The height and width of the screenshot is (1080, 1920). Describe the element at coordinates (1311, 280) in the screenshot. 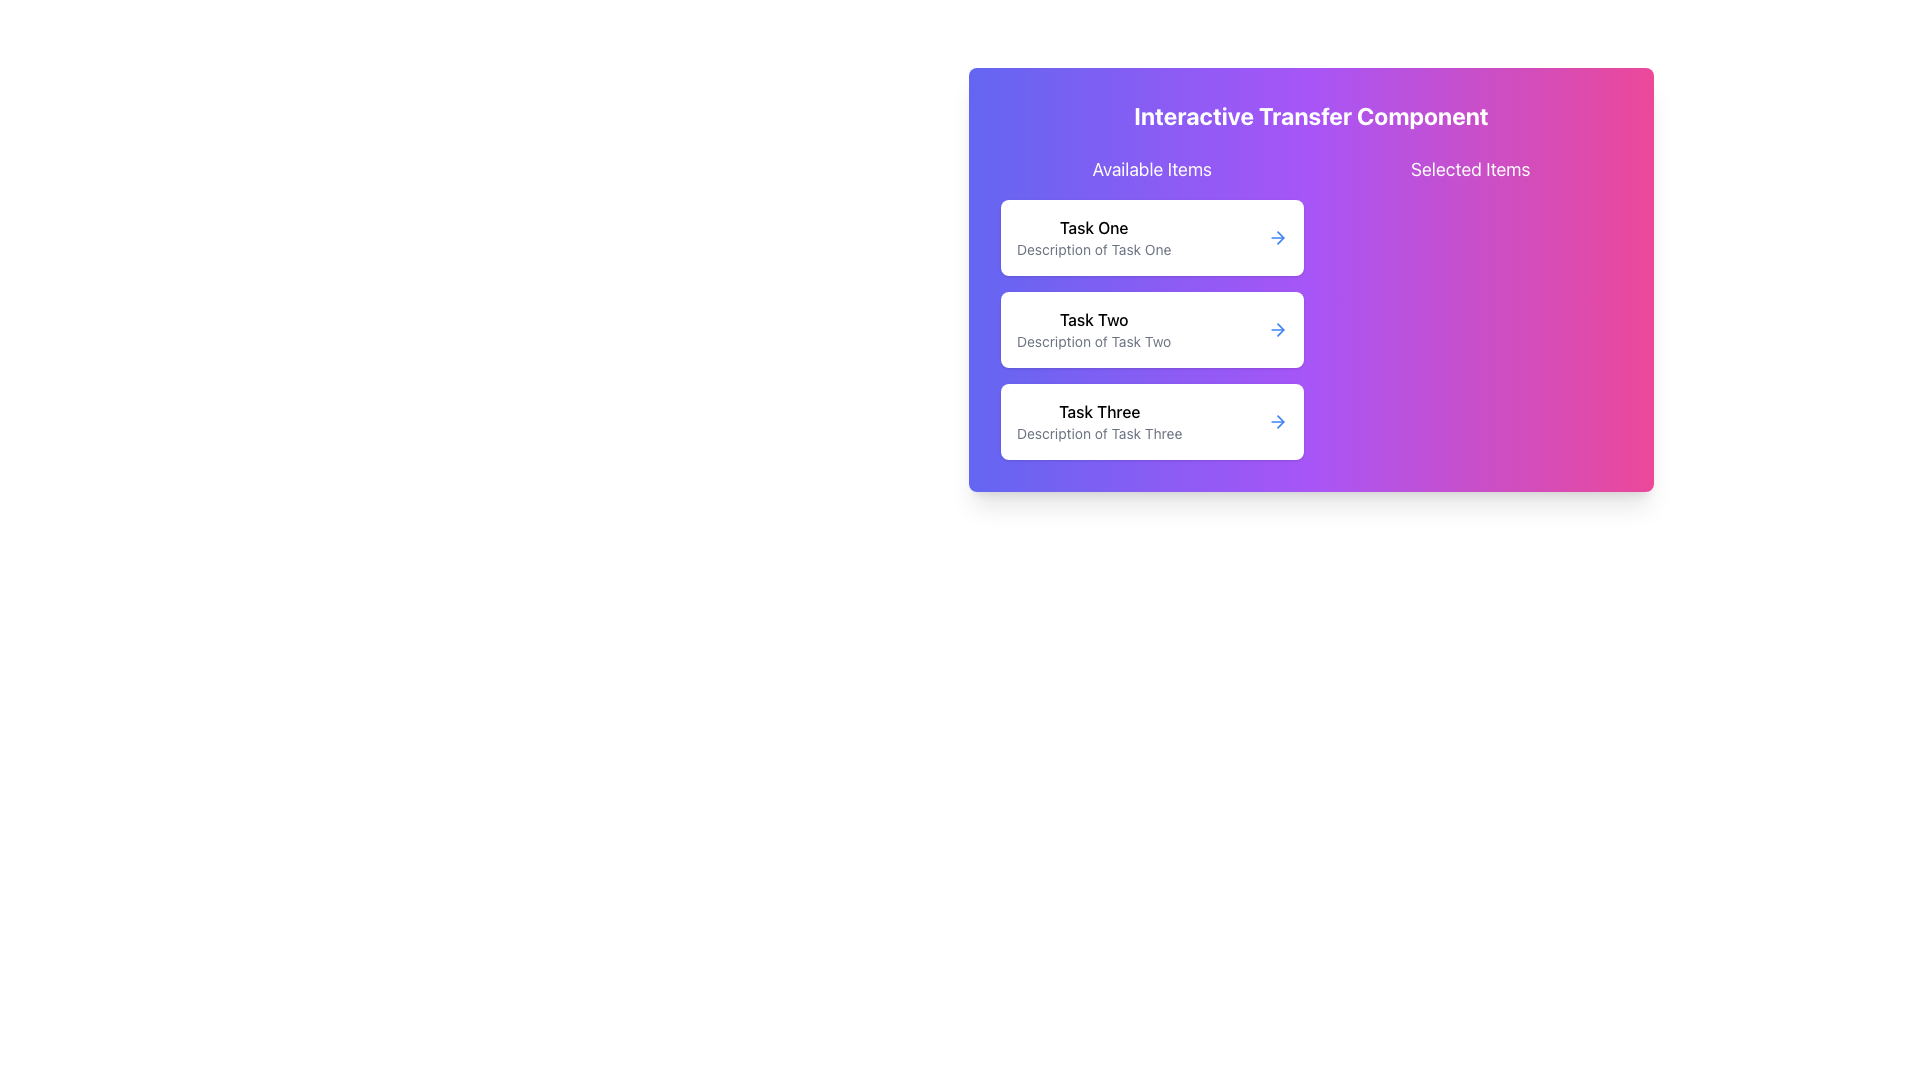

I see `the interactive transfer component panel, which has a gradient background transitioning from blue to pink and contains the title 'Interactive Transfer Component'` at that location.